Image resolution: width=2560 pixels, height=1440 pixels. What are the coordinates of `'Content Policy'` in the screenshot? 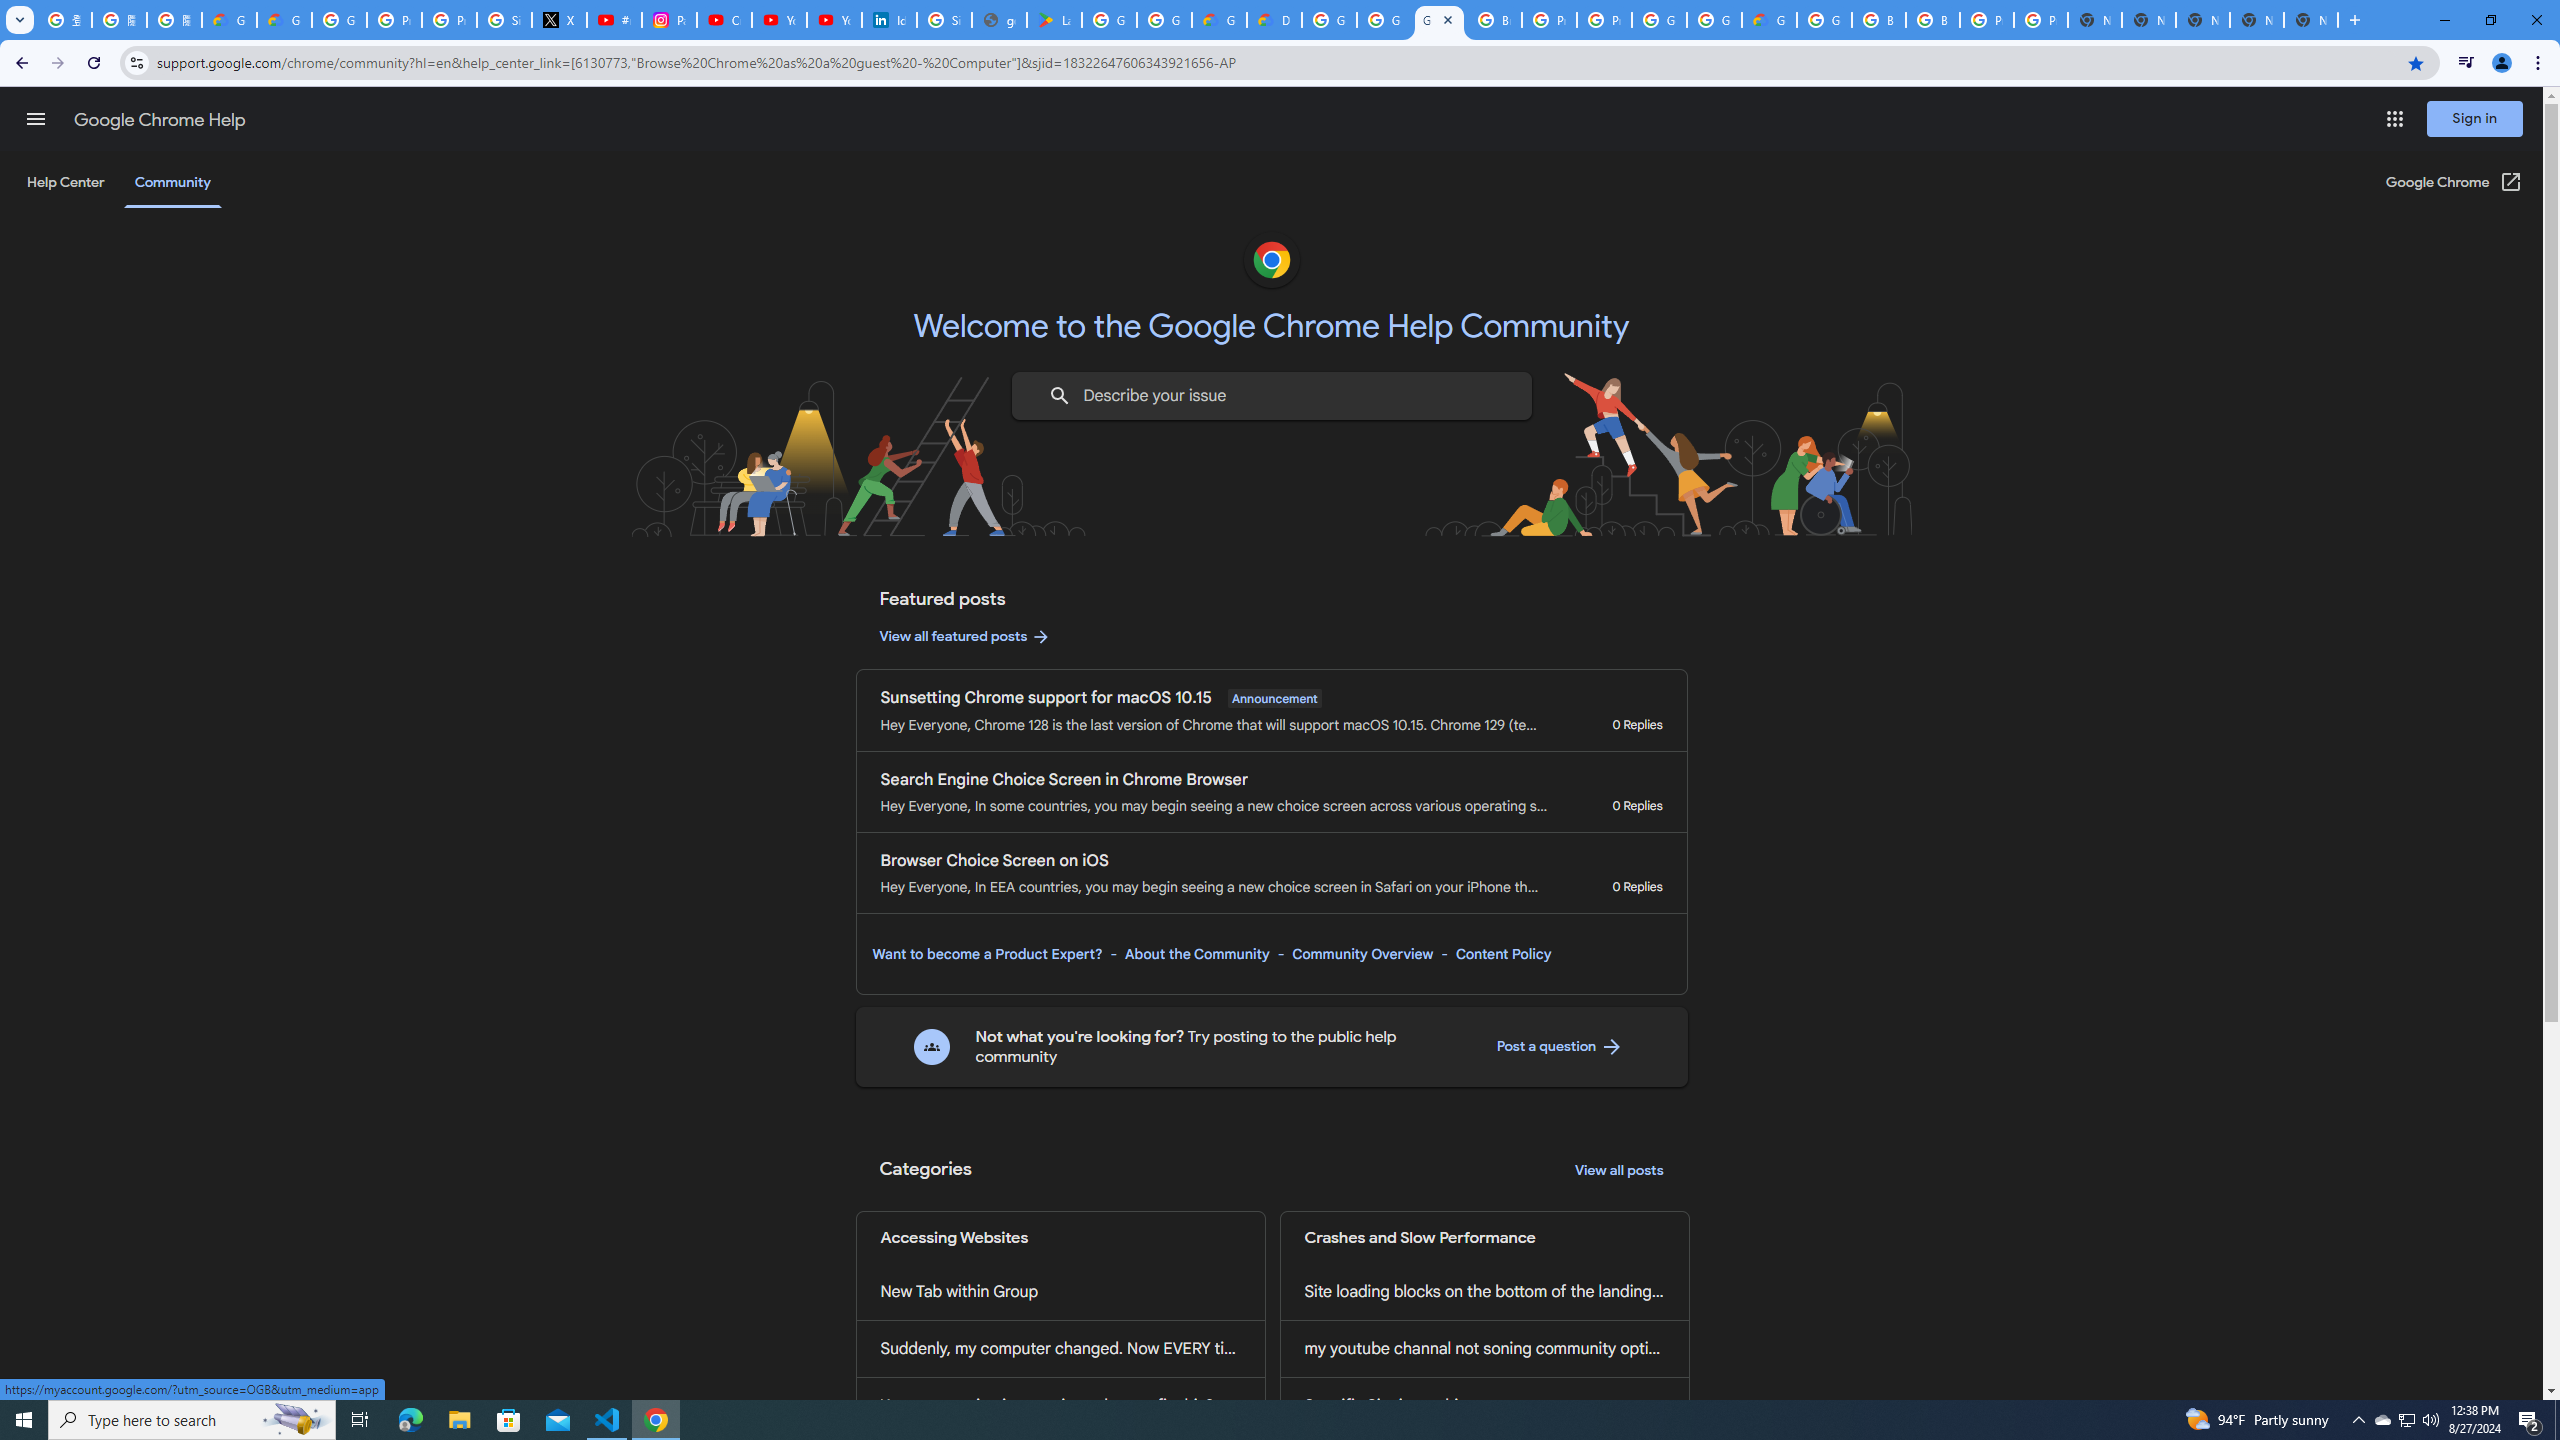 It's located at (1501, 953).